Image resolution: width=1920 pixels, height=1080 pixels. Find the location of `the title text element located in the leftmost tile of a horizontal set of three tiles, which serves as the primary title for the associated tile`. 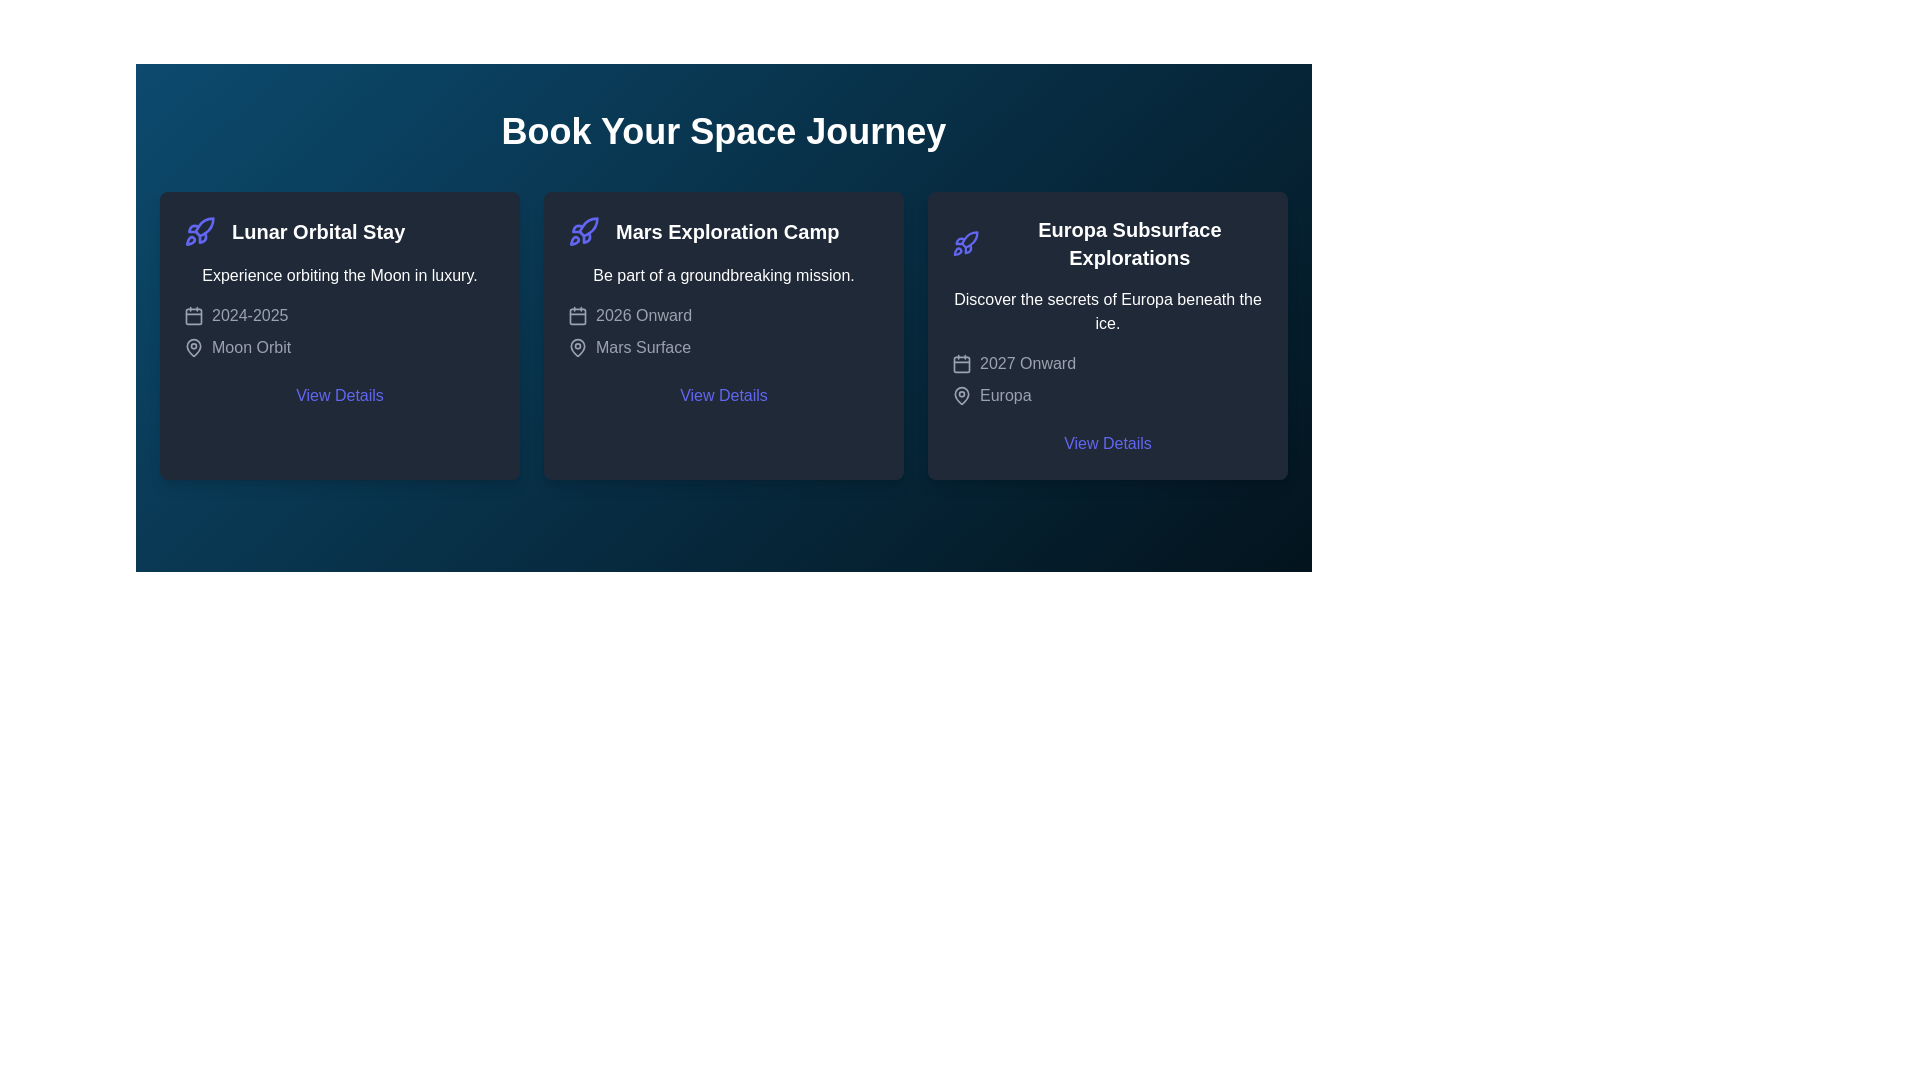

the title text element located in the leftmost tile of a horizontal set of three tiles, which serves as the primary title for the associated tile is located at coordinates (317, 230).